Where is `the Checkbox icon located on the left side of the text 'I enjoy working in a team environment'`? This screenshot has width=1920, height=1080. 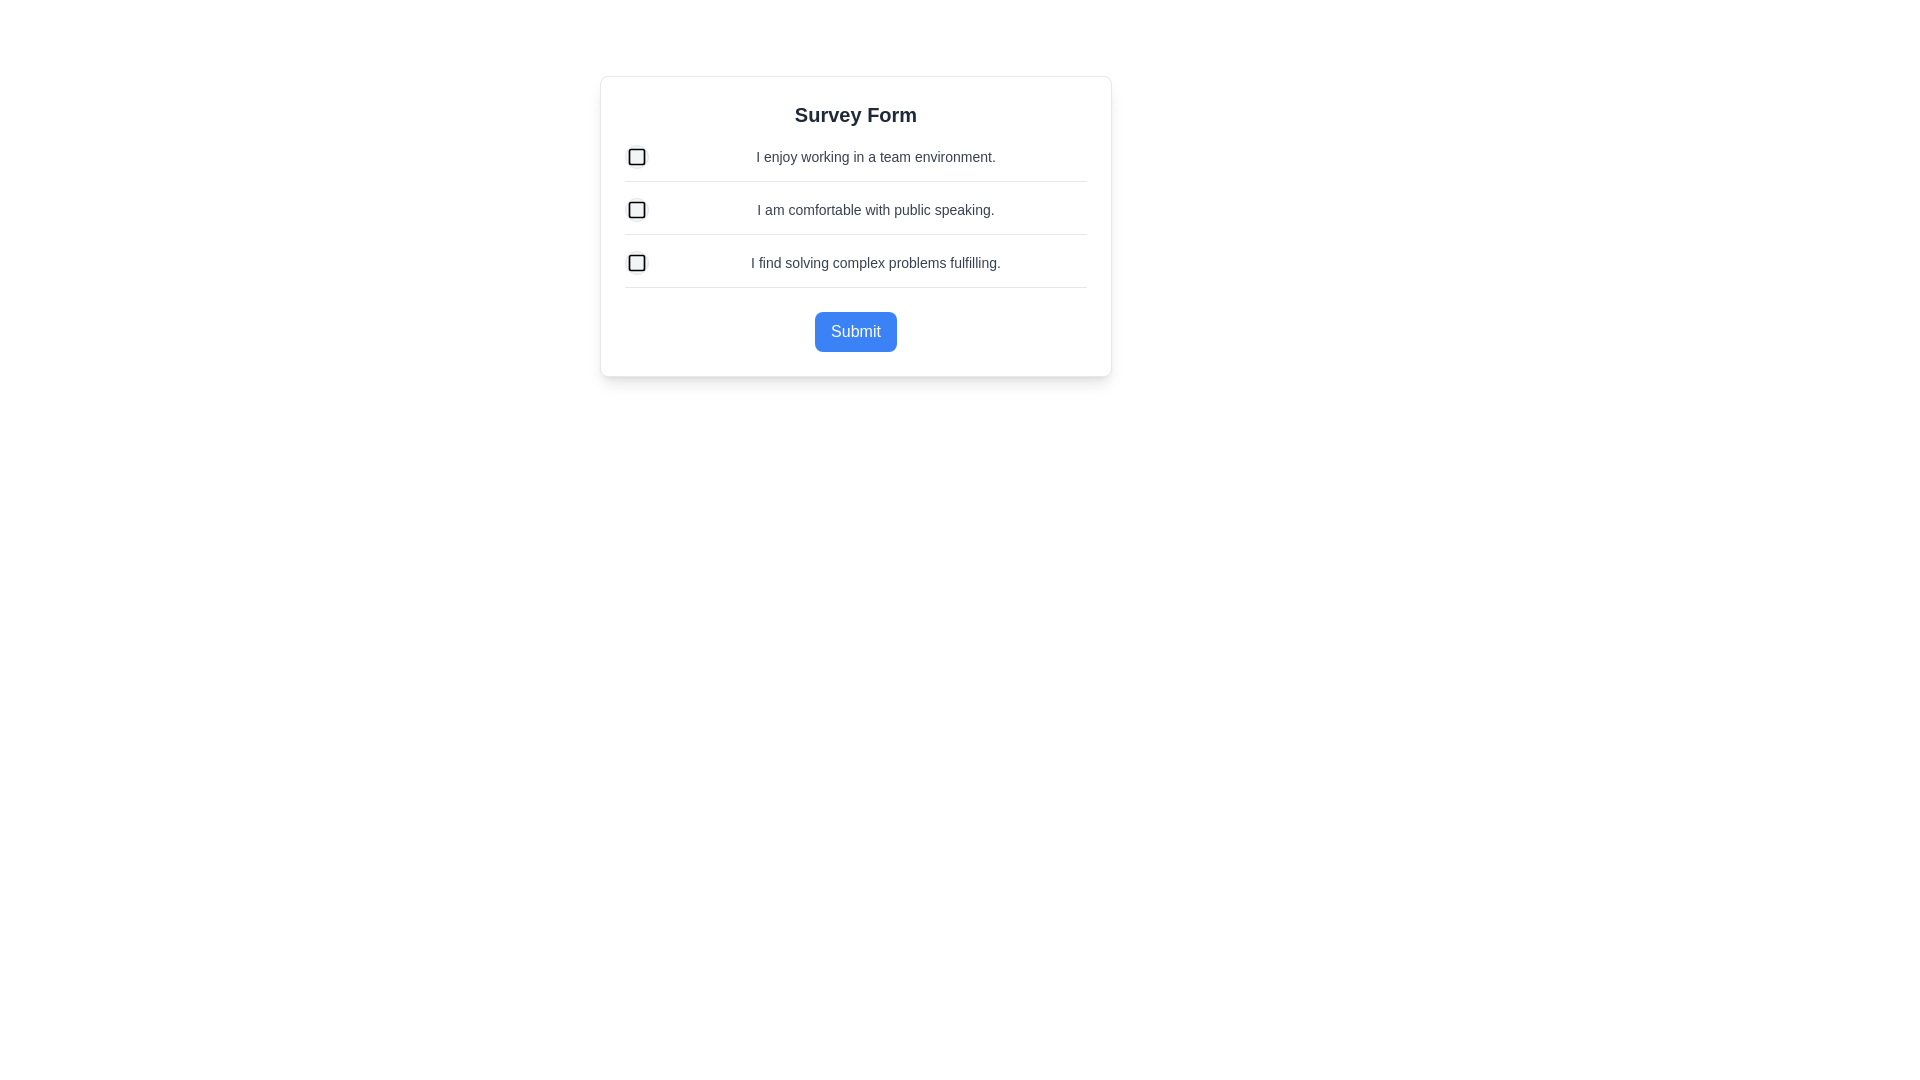 the Checkbox icon located on the left side of the text 'I enjoy working in a team environment' is located at coordinates (636, 156).